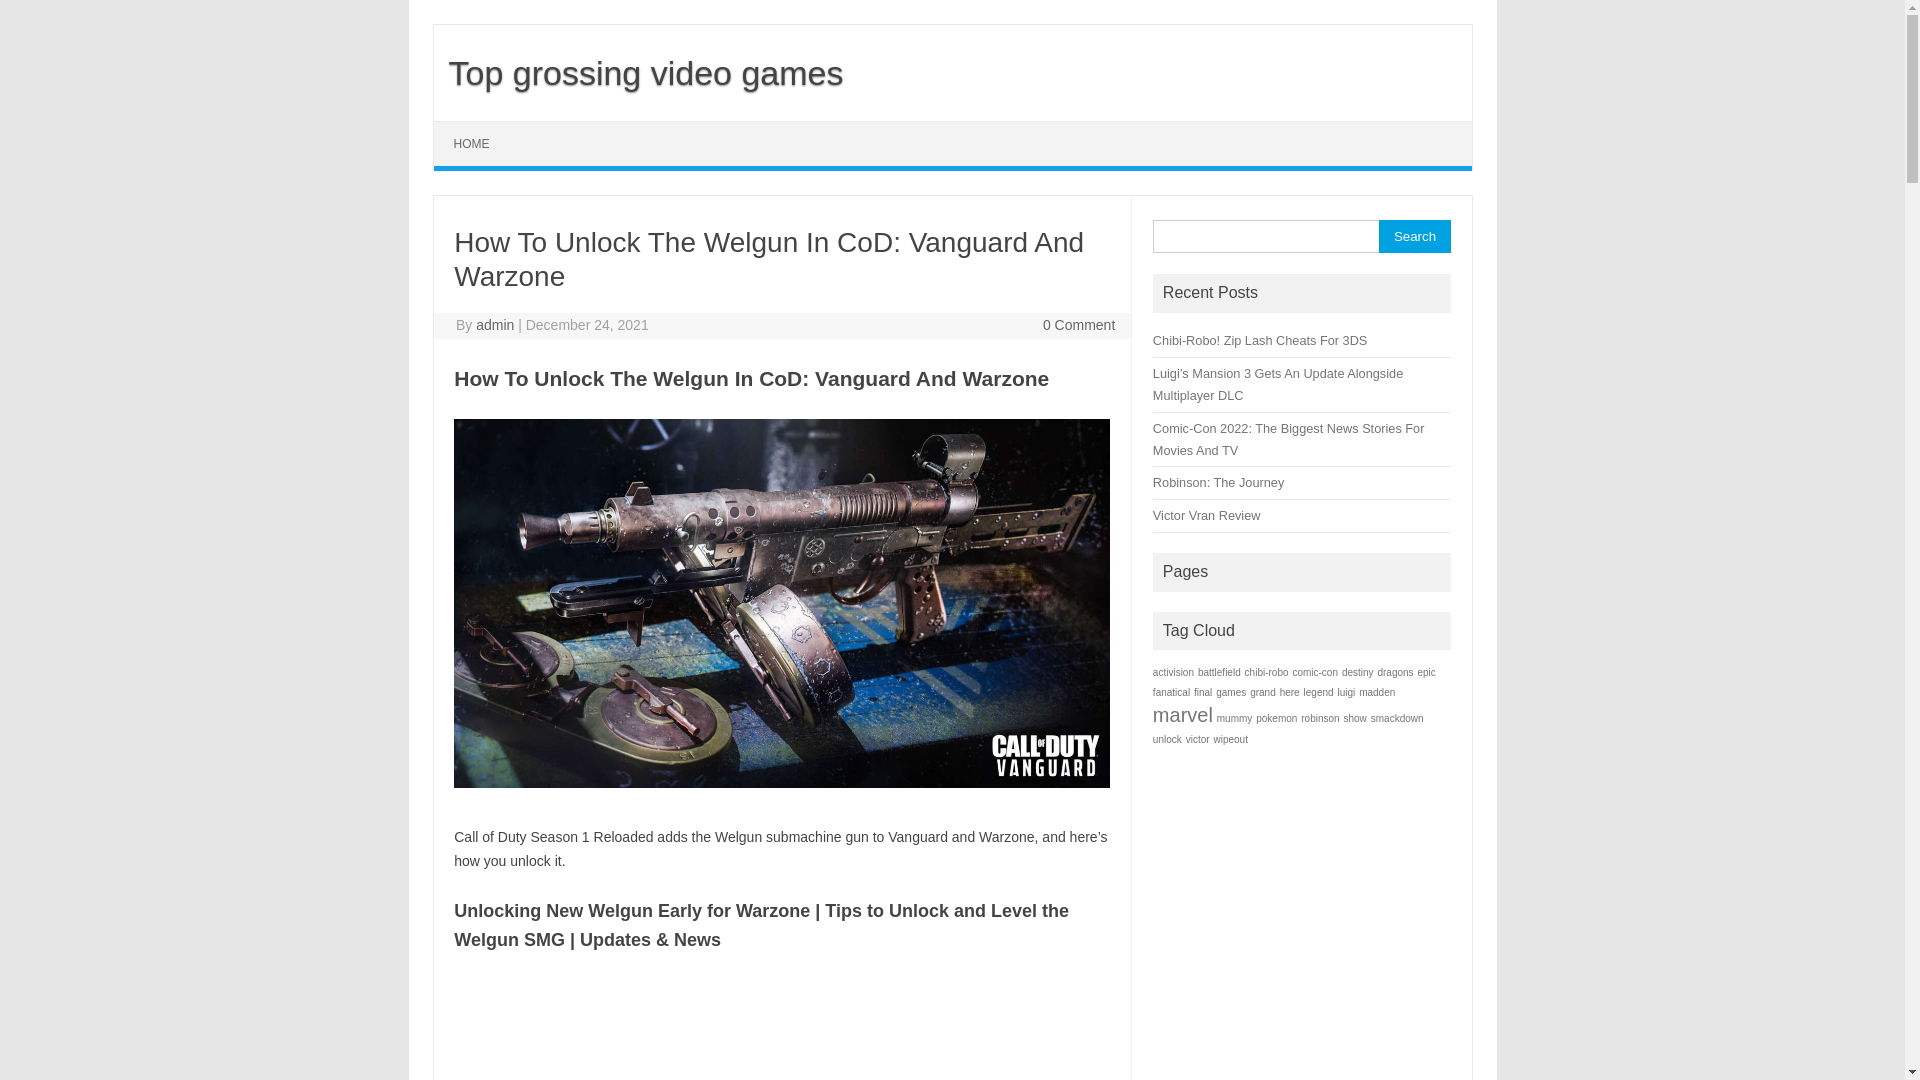 The width and height of the screenshot is (1920, 1080). I want to click on 'Comic-Con 2022: The Biggest News Stories For Movies And TV', so click(1289, 438).